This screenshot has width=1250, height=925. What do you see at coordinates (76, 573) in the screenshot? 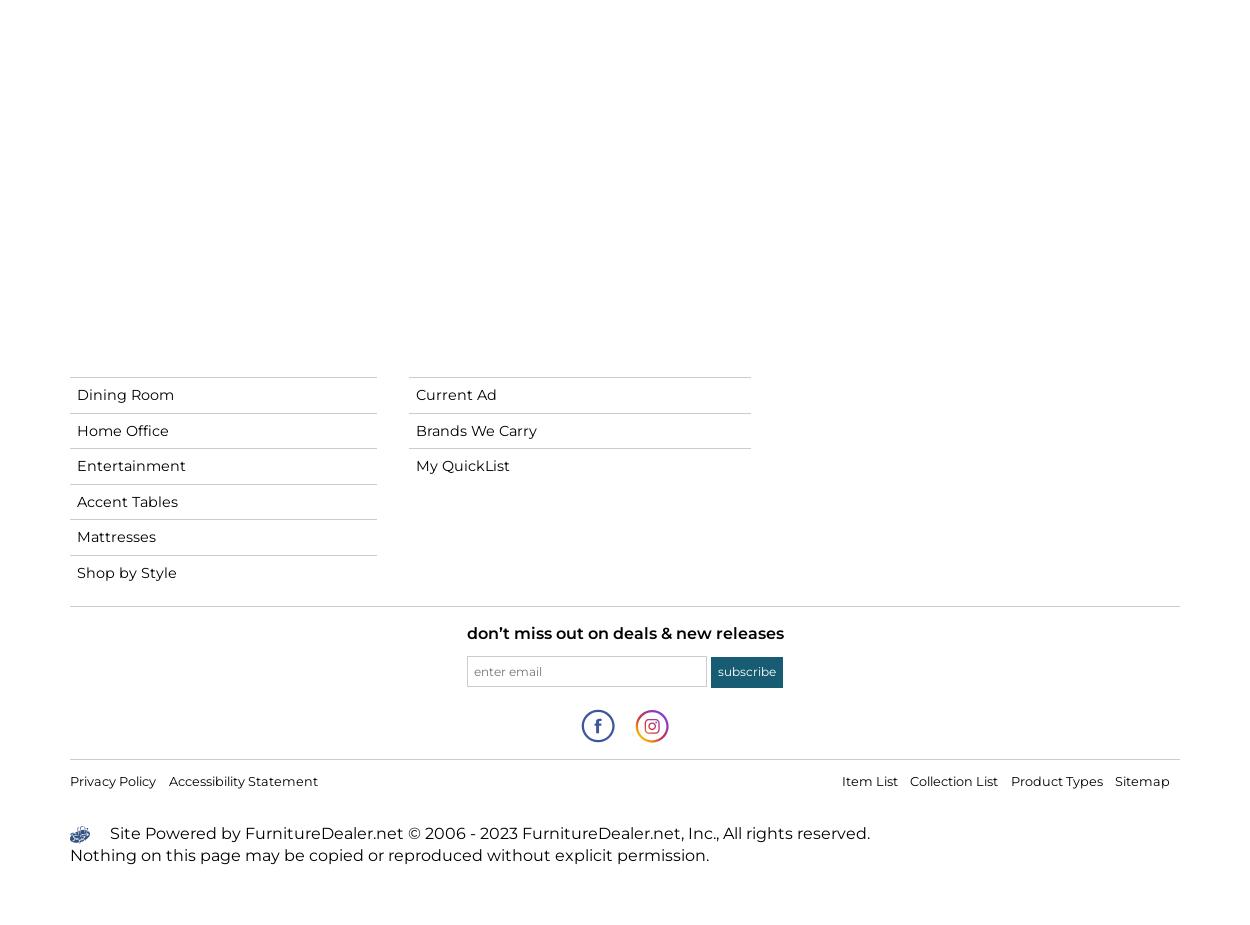
I see `'Shop by Style'` at bounding box center [76, 573].